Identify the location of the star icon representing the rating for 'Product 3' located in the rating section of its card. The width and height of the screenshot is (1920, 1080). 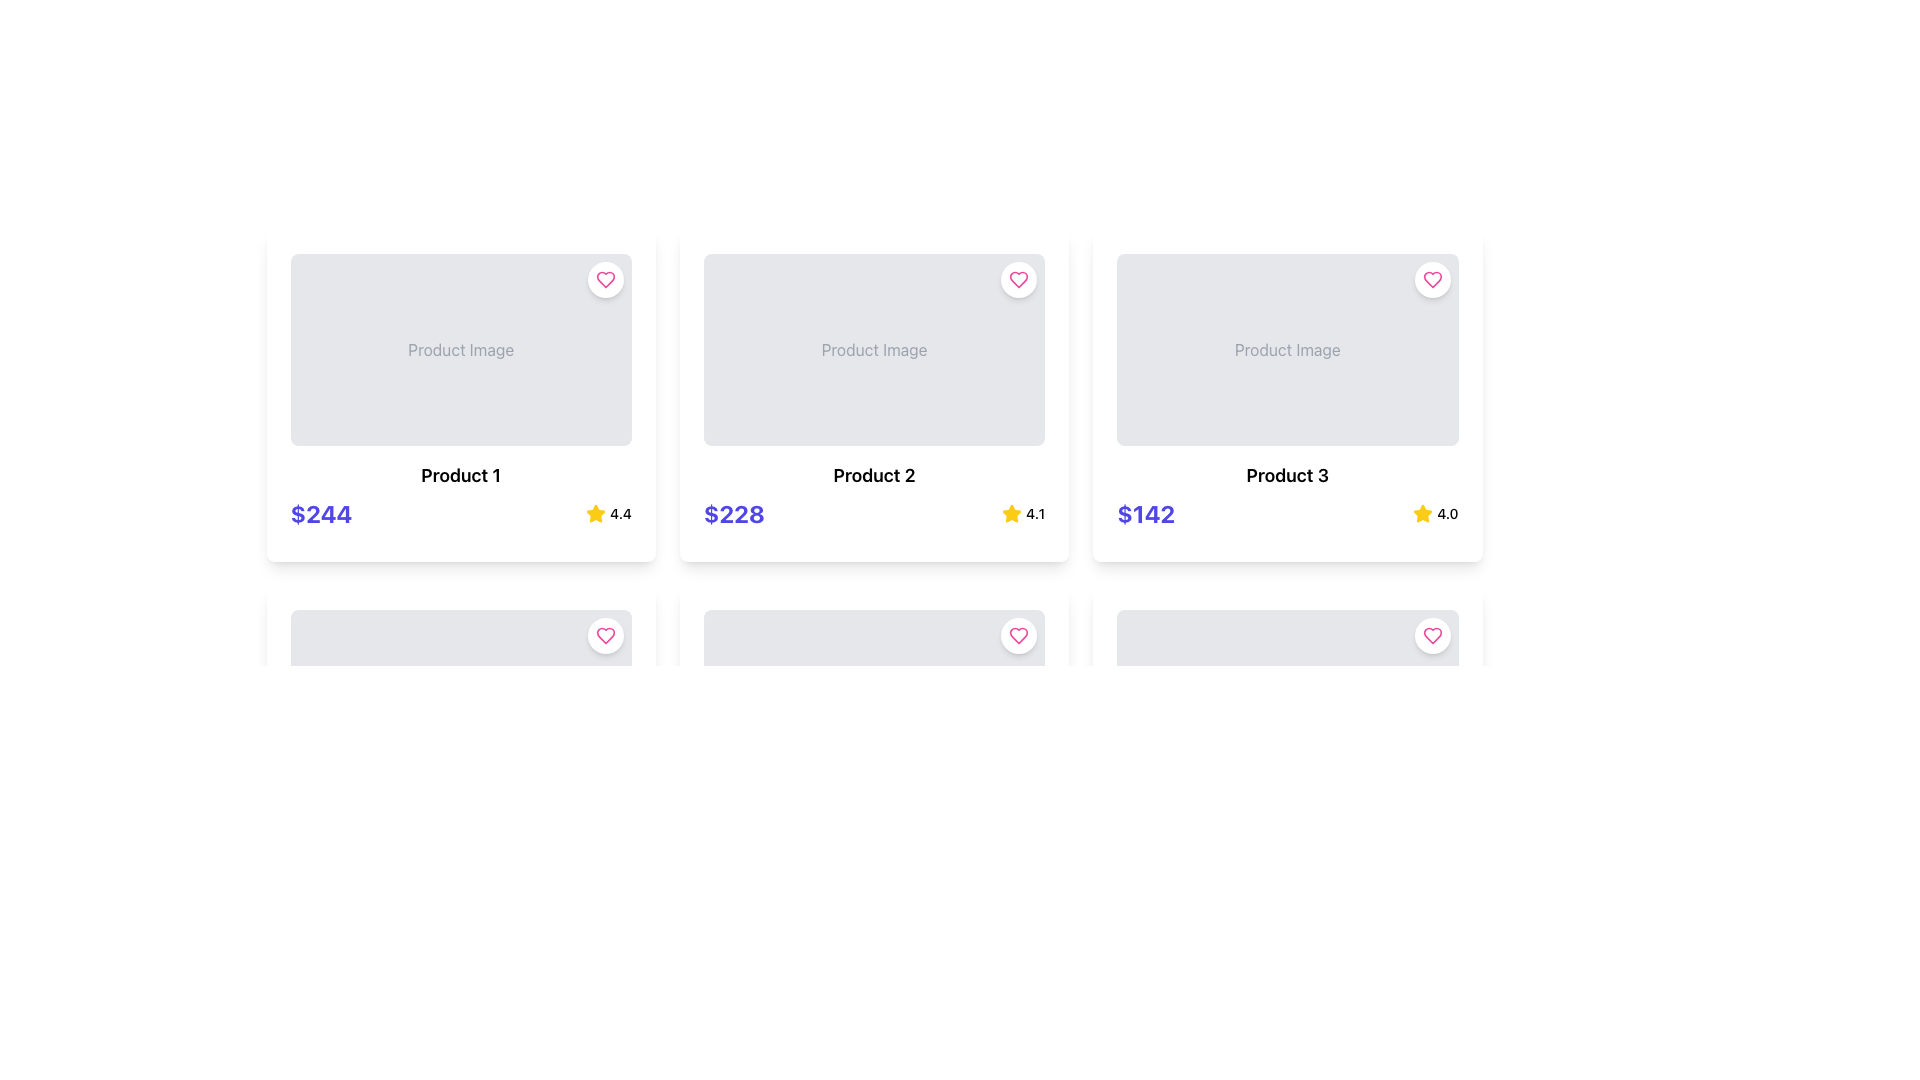
(1422, 512).